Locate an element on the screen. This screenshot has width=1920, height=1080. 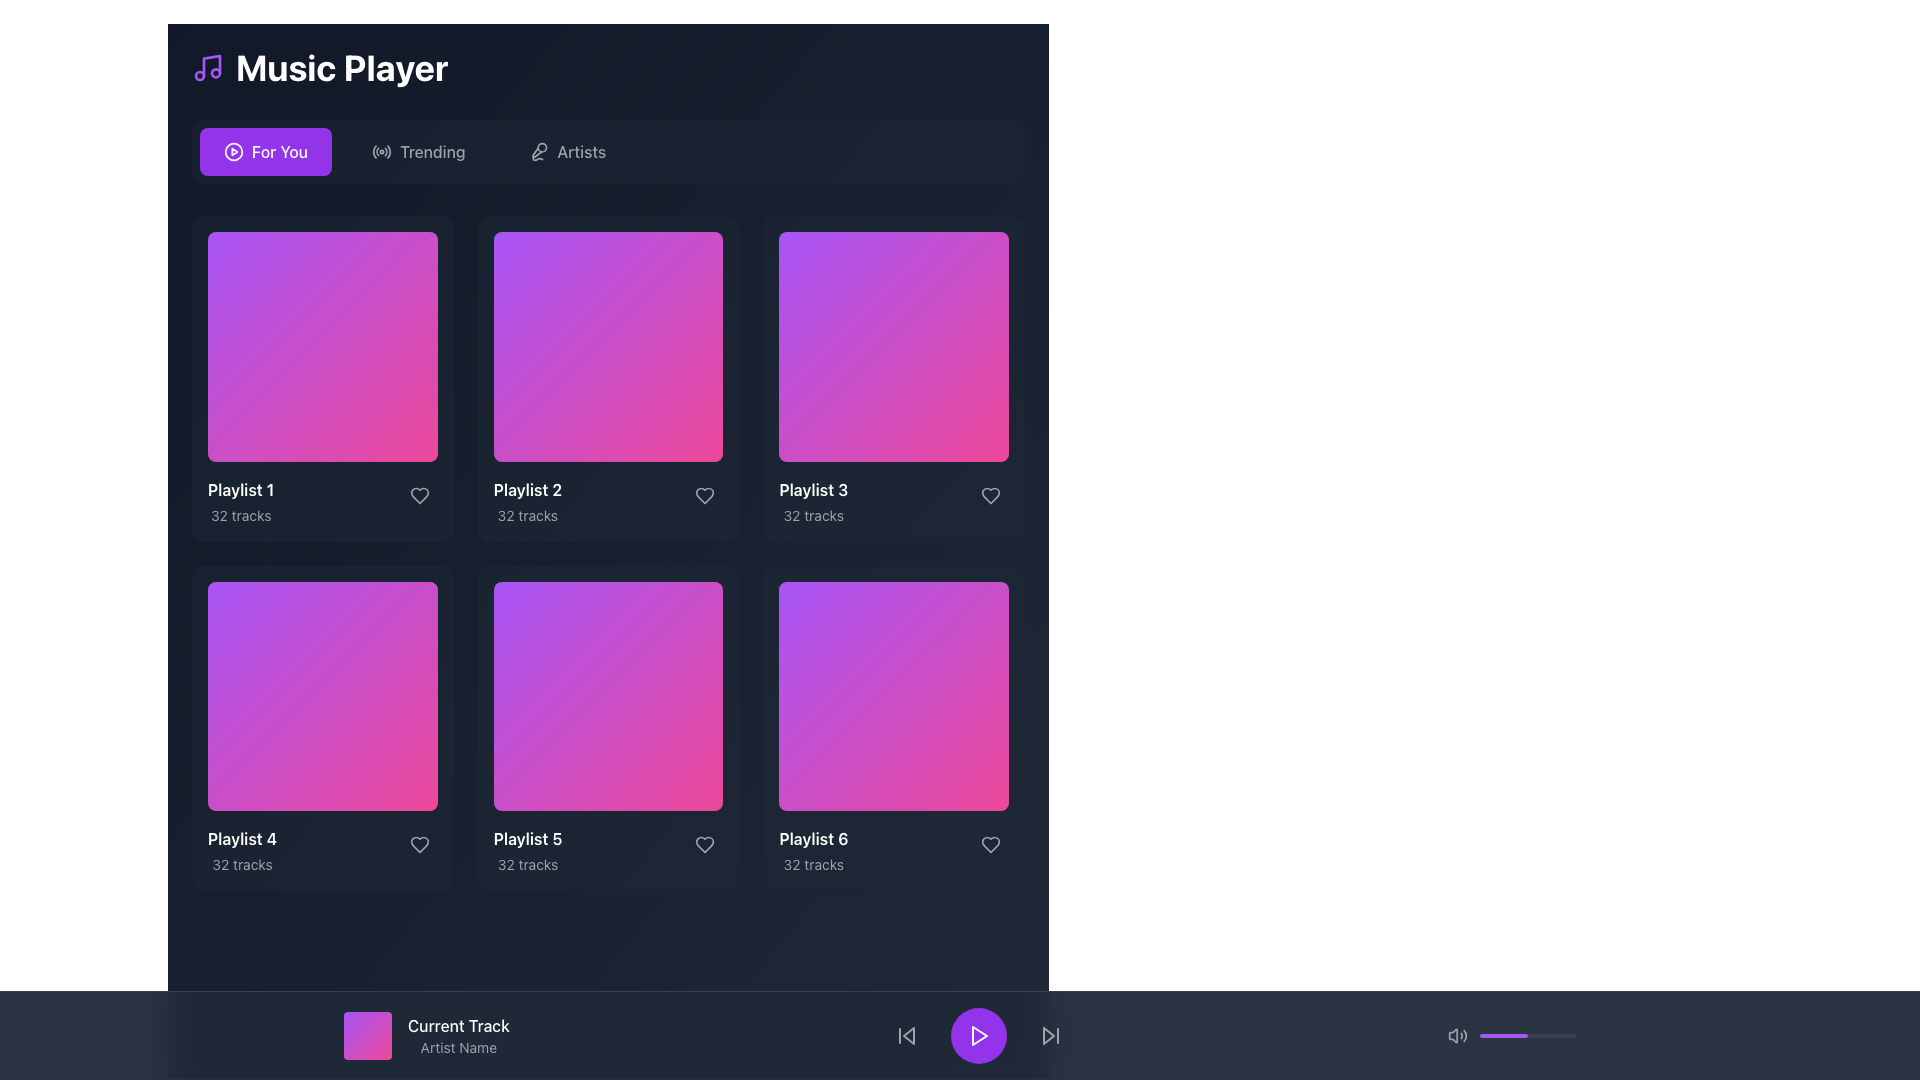
the volume slider is located at coordinates (1514, 1035).